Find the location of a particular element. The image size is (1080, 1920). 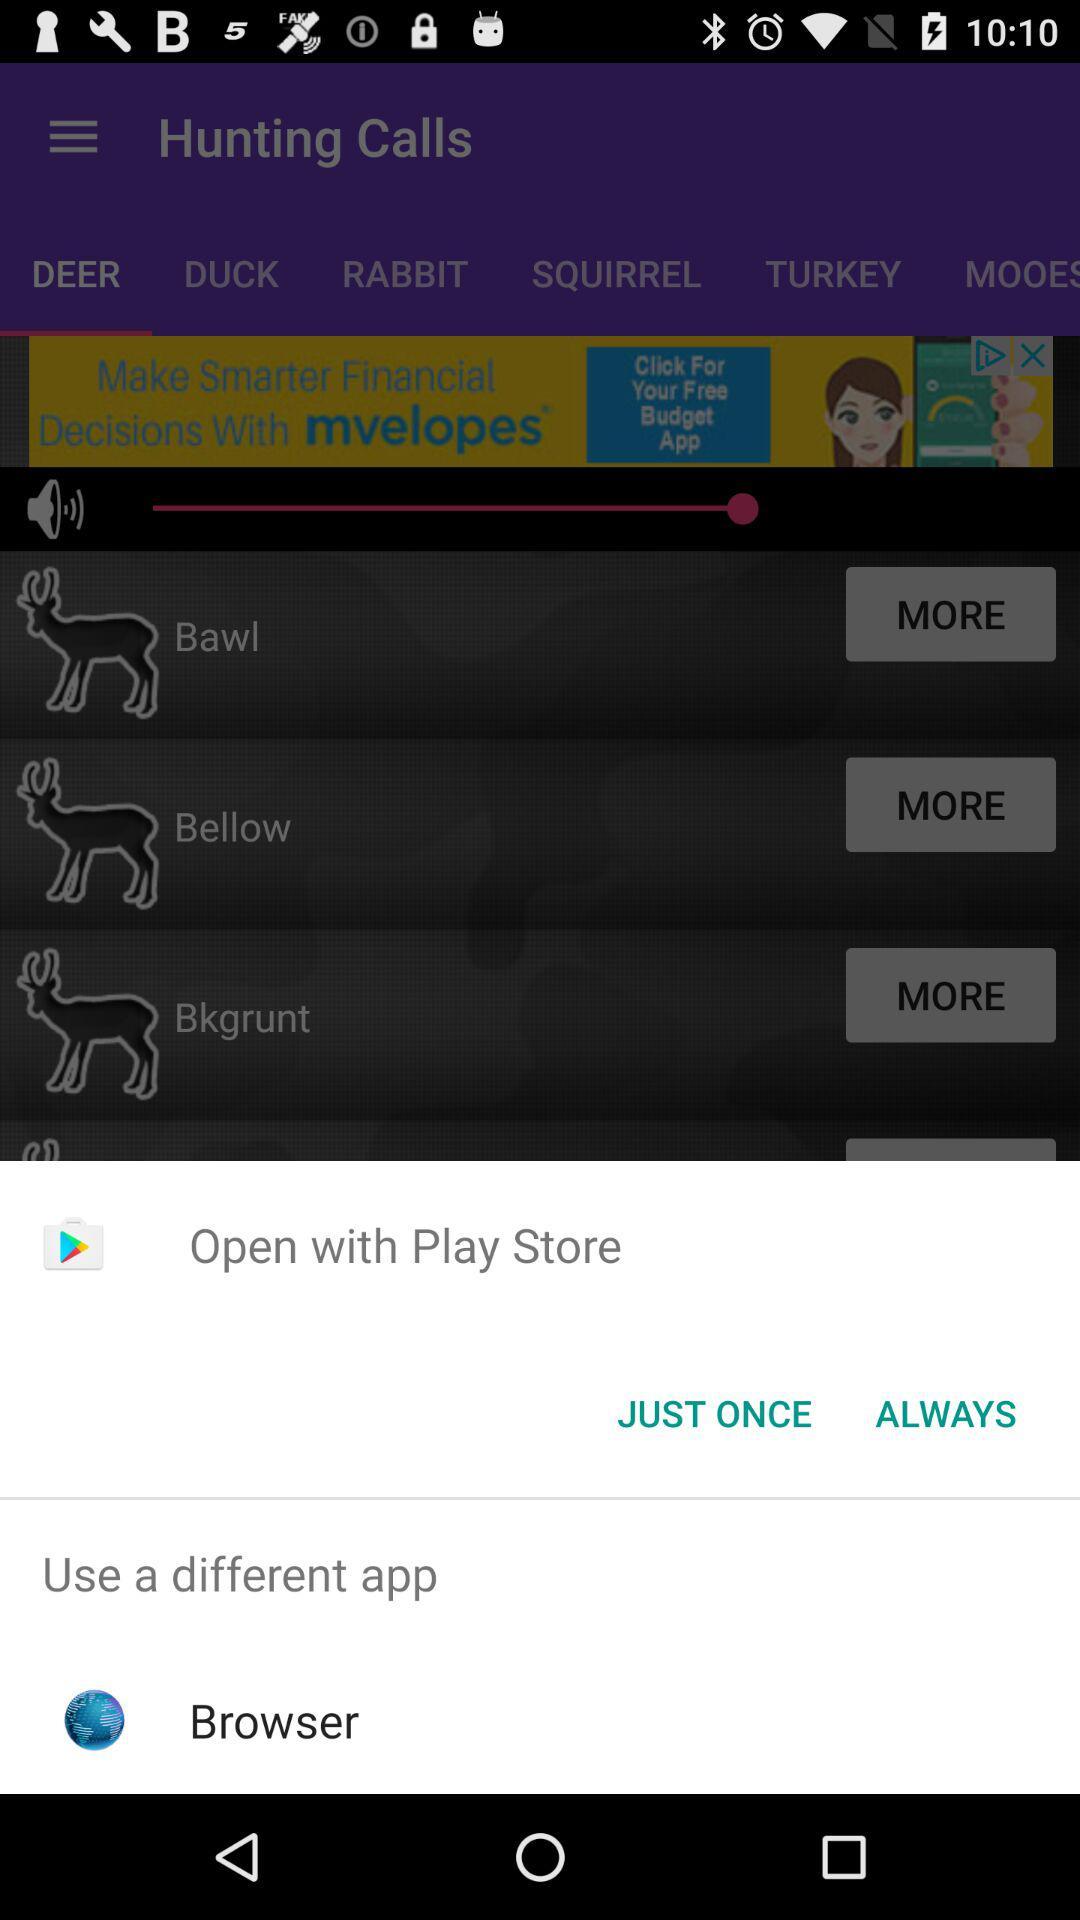

always icon is located at coordinates (945, 1411).